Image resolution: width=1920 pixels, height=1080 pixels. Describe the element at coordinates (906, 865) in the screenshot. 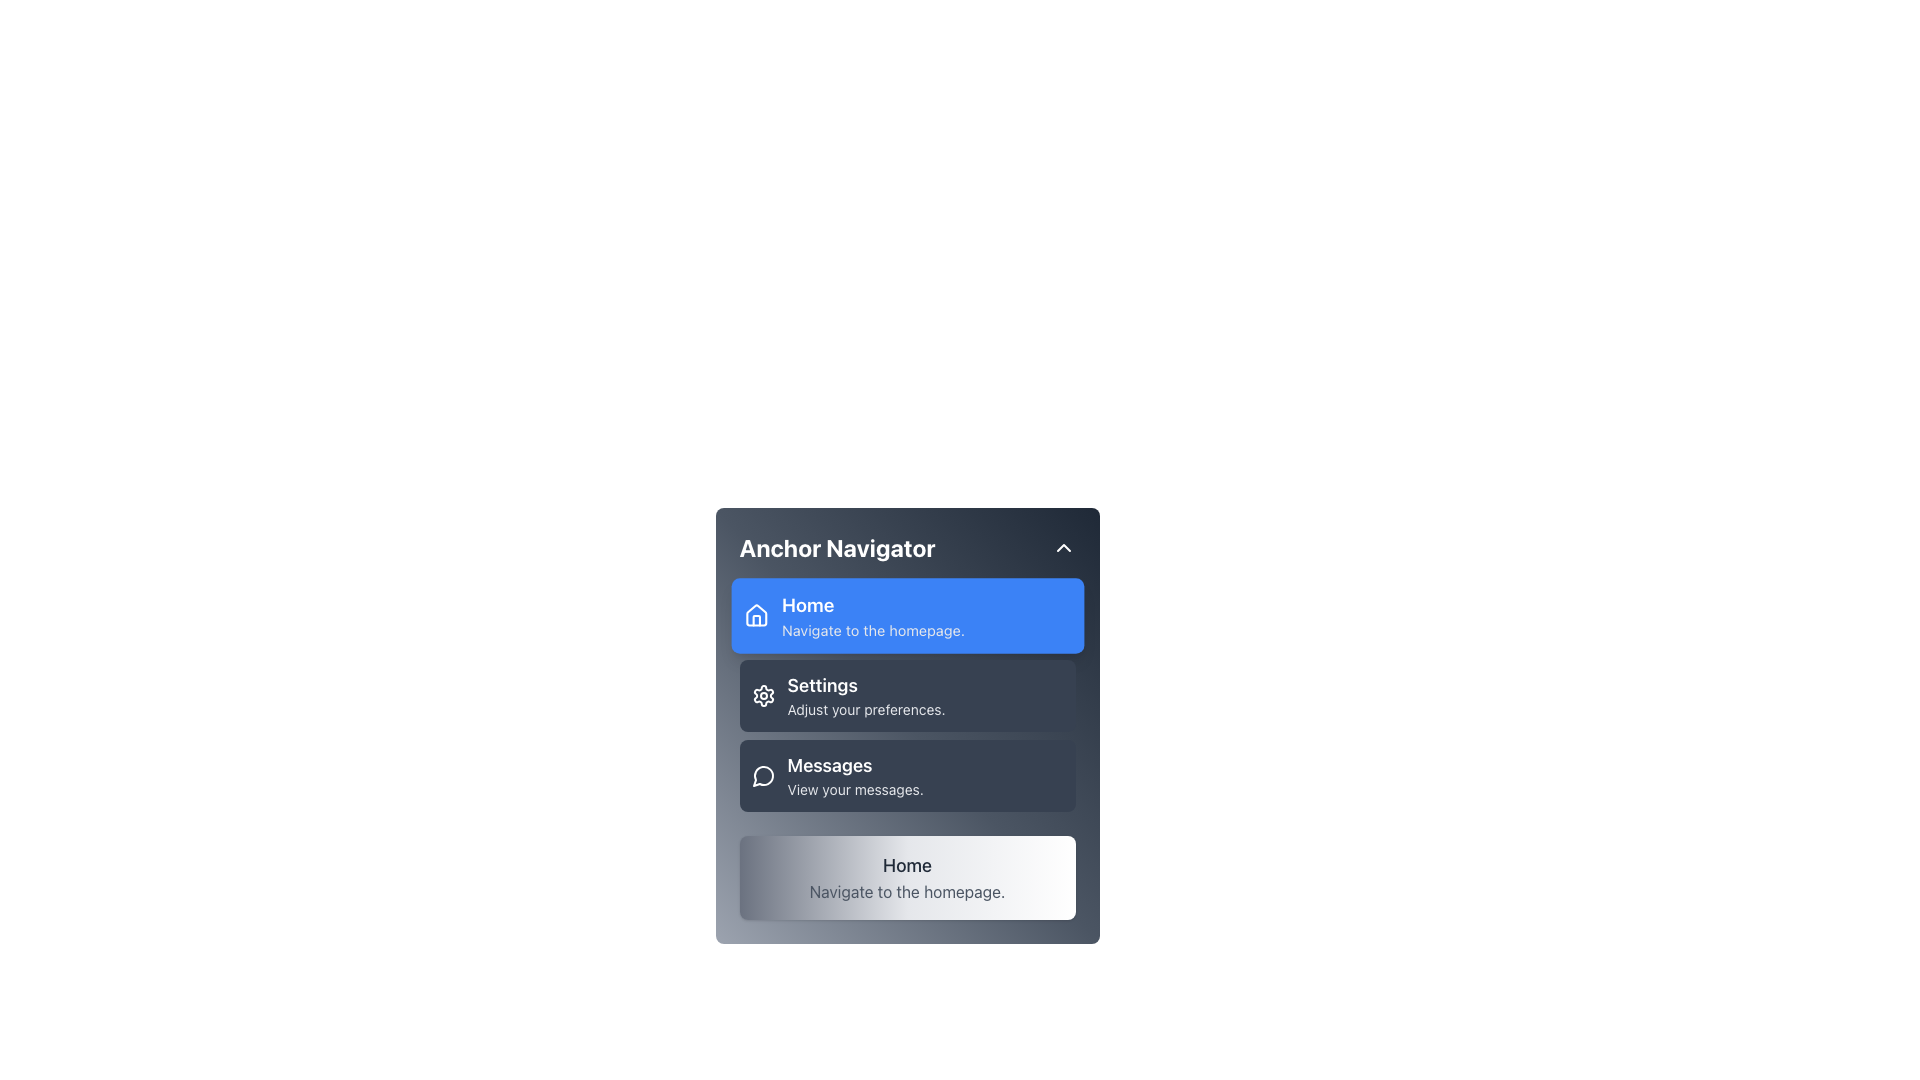

I see `the 'Home' text label, which is a piece of centered, medium-sized text in bold sans-serif font, displayed in dark gray against a light gradient background, located at the top of a rounded rectangular section in the 'Anchor Navigator' interface` at that location.